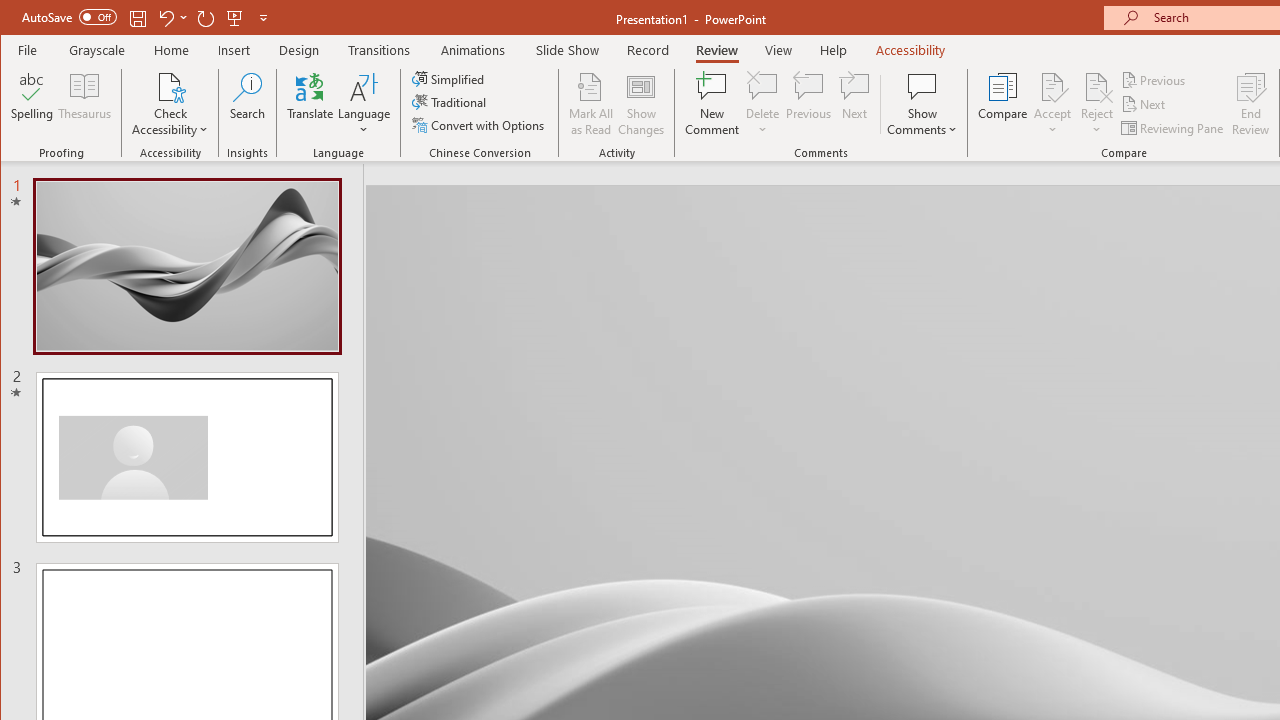 Image resolution: width=1280 pixels, height=720 pixels. Describe the element at coordinates (1250, 104) in the screenshot. I see `'End Review'` at that location.